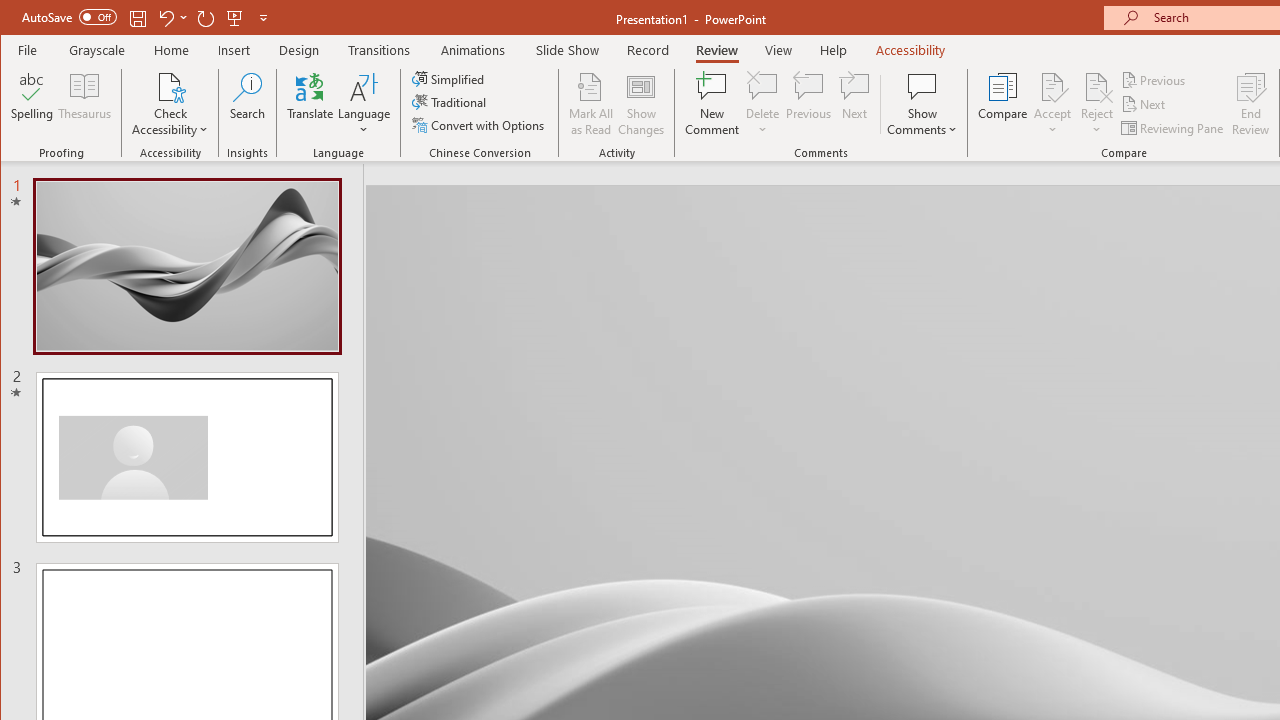 Image resolution: width=1280 pixels, height=720 pixels. Describe the element at coordinates (1250, 104) in the screenshot. I see `'End Review'` at that location.